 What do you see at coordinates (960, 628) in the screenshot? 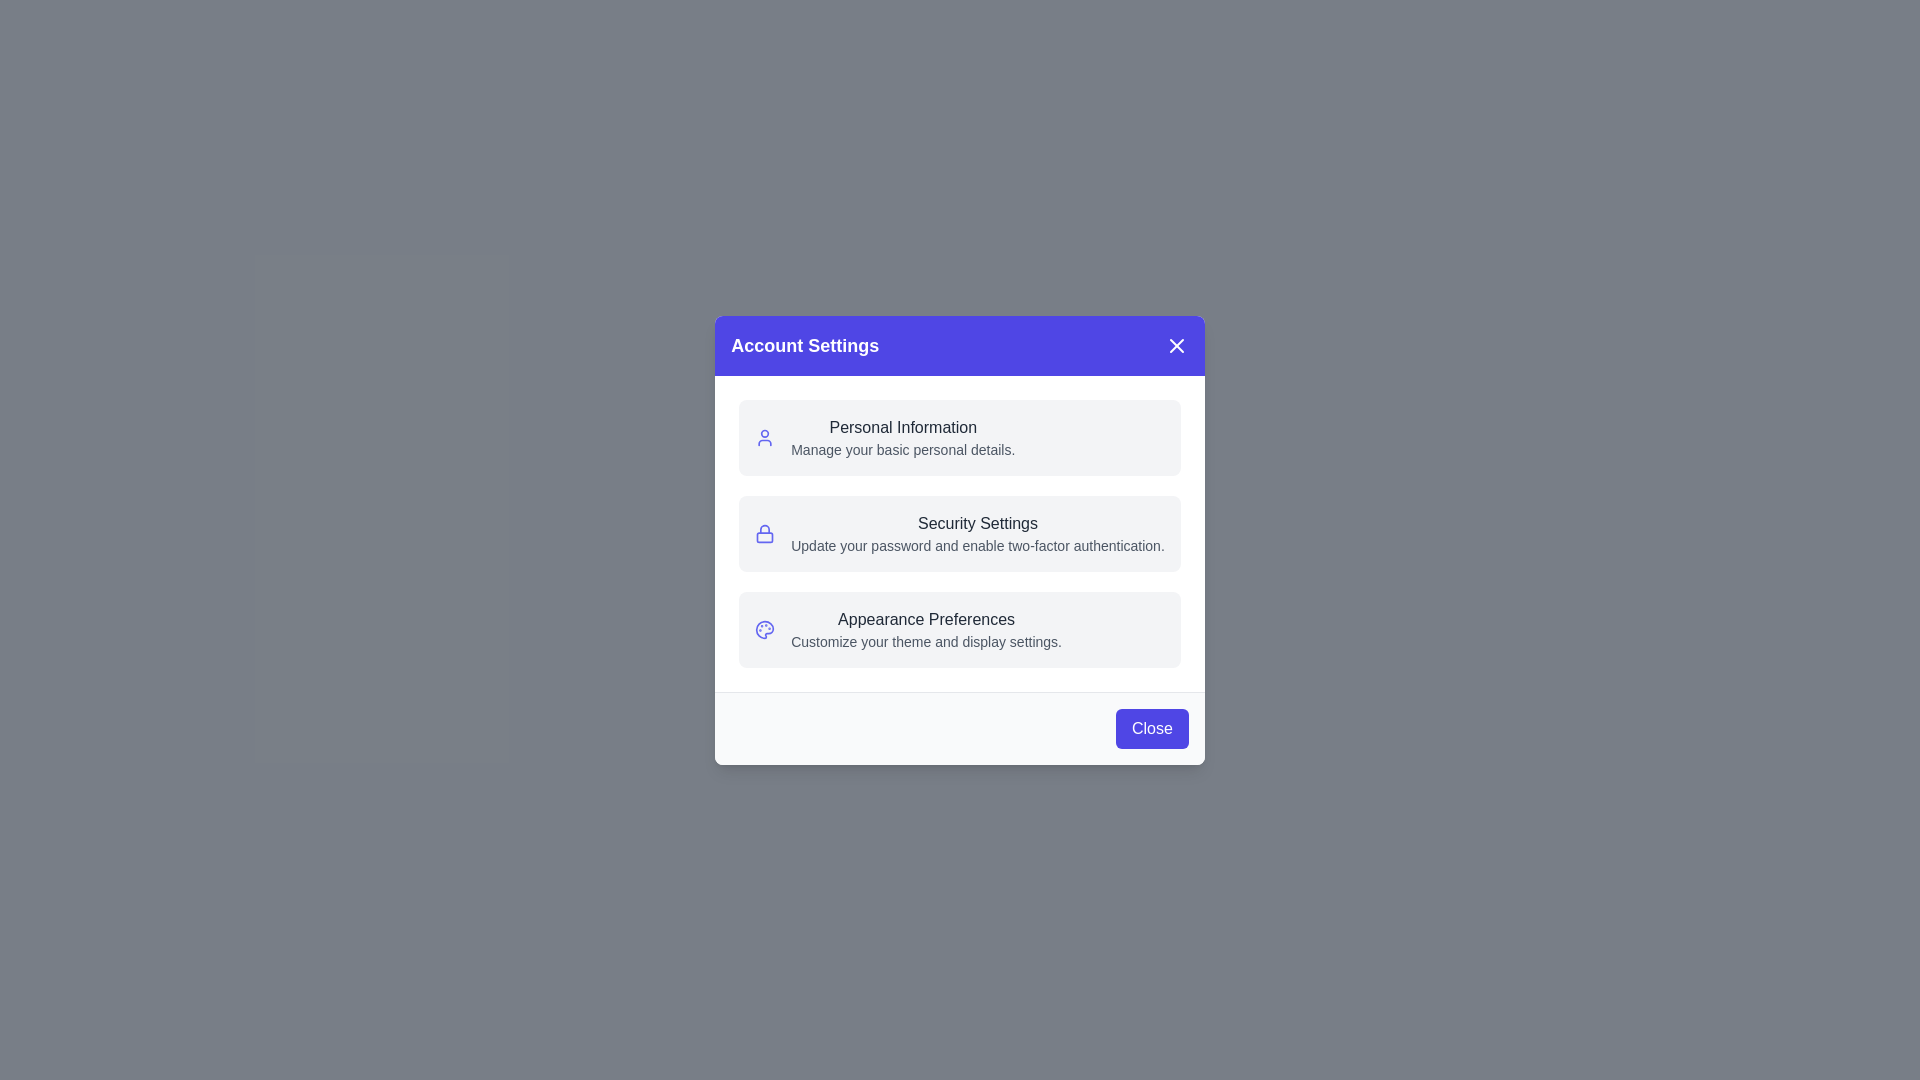
I see `the 'Appearance Preferences' menu item, which is the third item in the vertical list inside the 'Account Settings' modal` at bounding box center [960, 628].